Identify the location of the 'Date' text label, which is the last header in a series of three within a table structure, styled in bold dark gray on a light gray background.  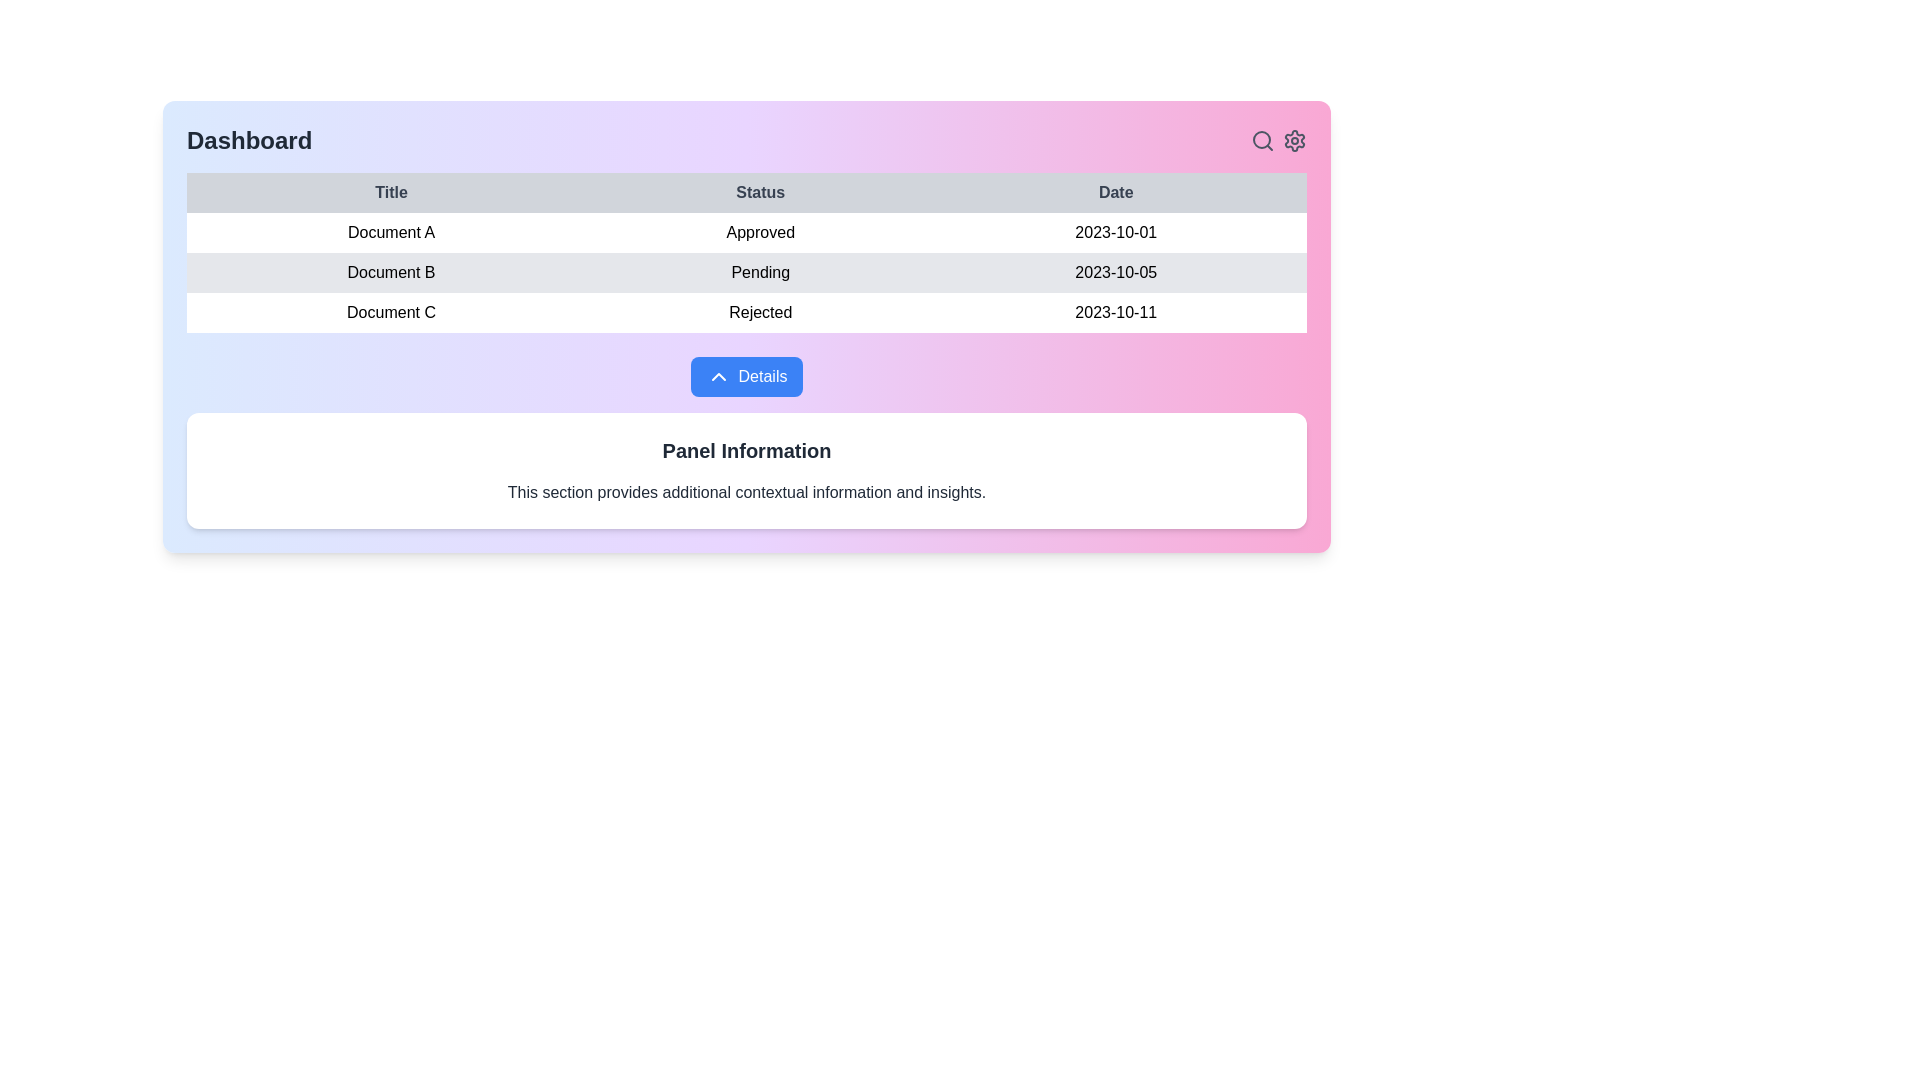
(1115, 192).